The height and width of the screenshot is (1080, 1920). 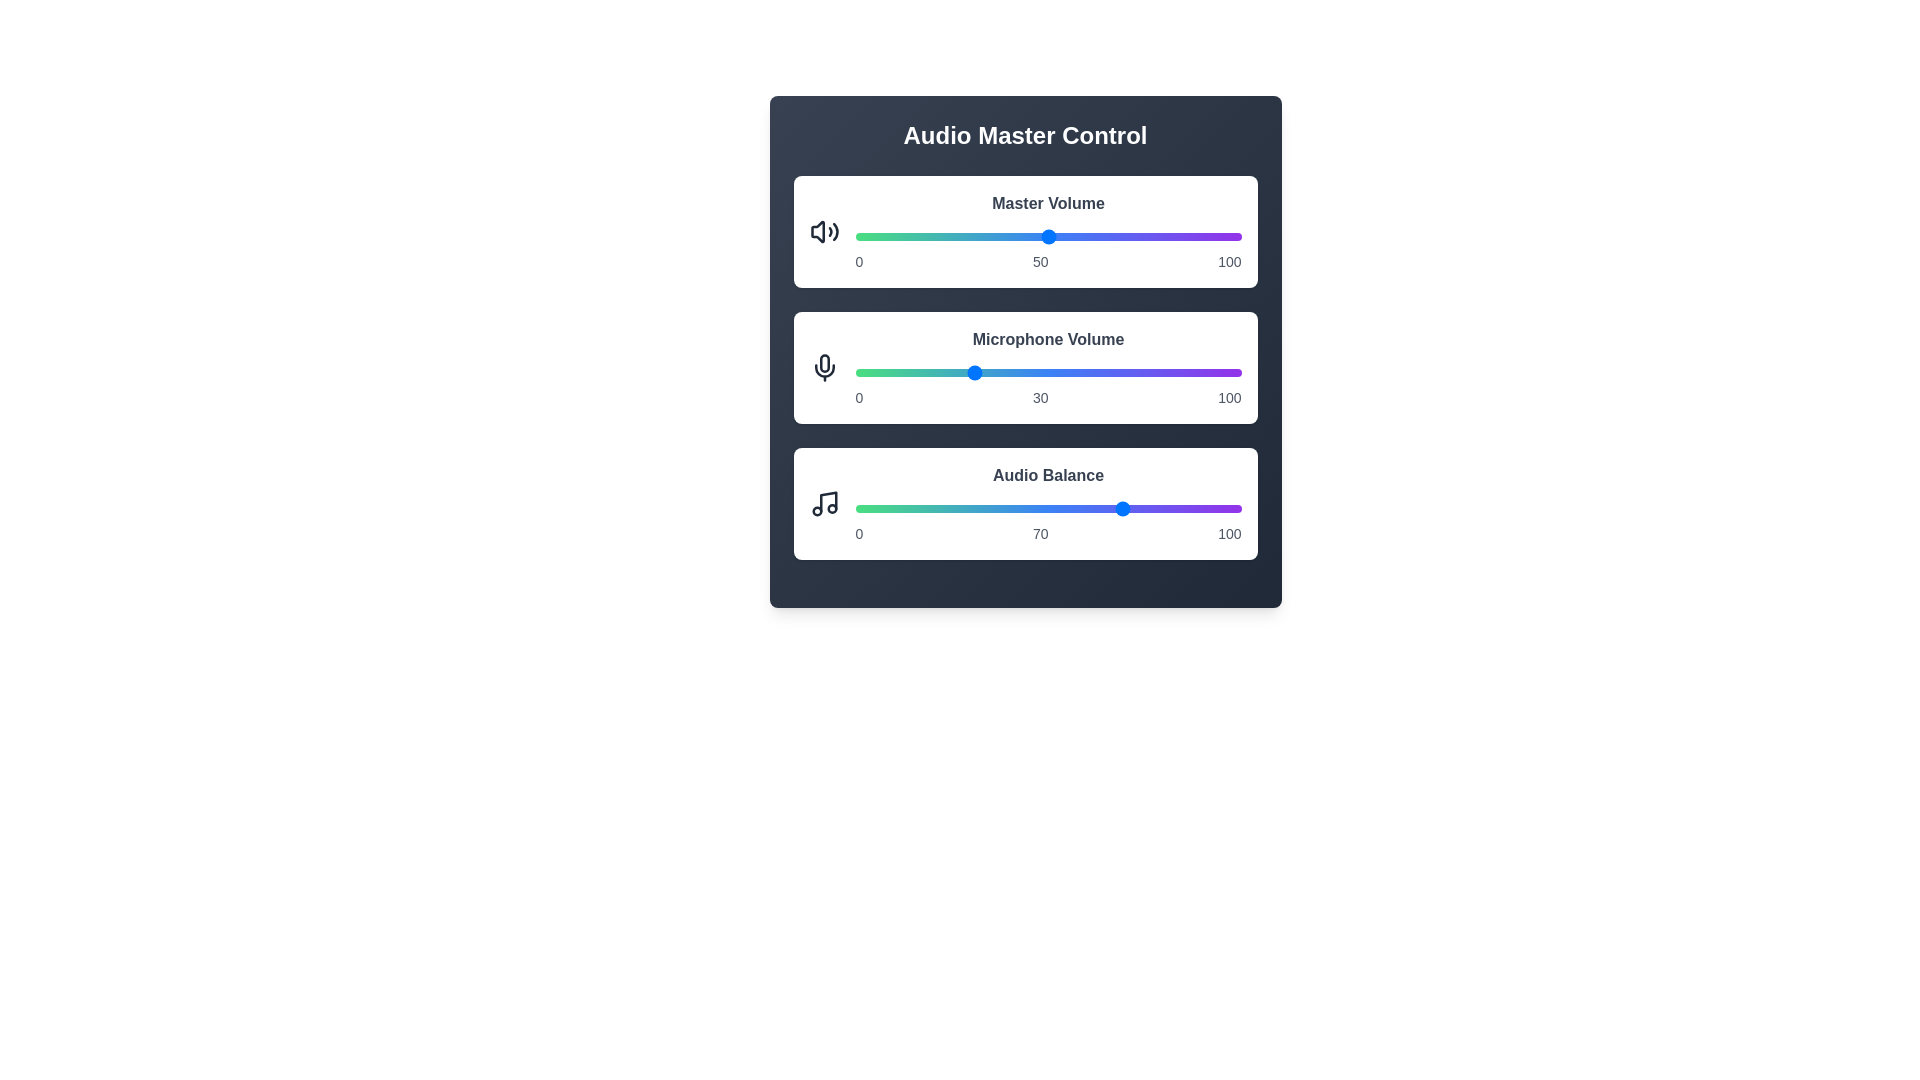 I want to click on the microphone volume slider to 32%, so click(x=979, y=373).